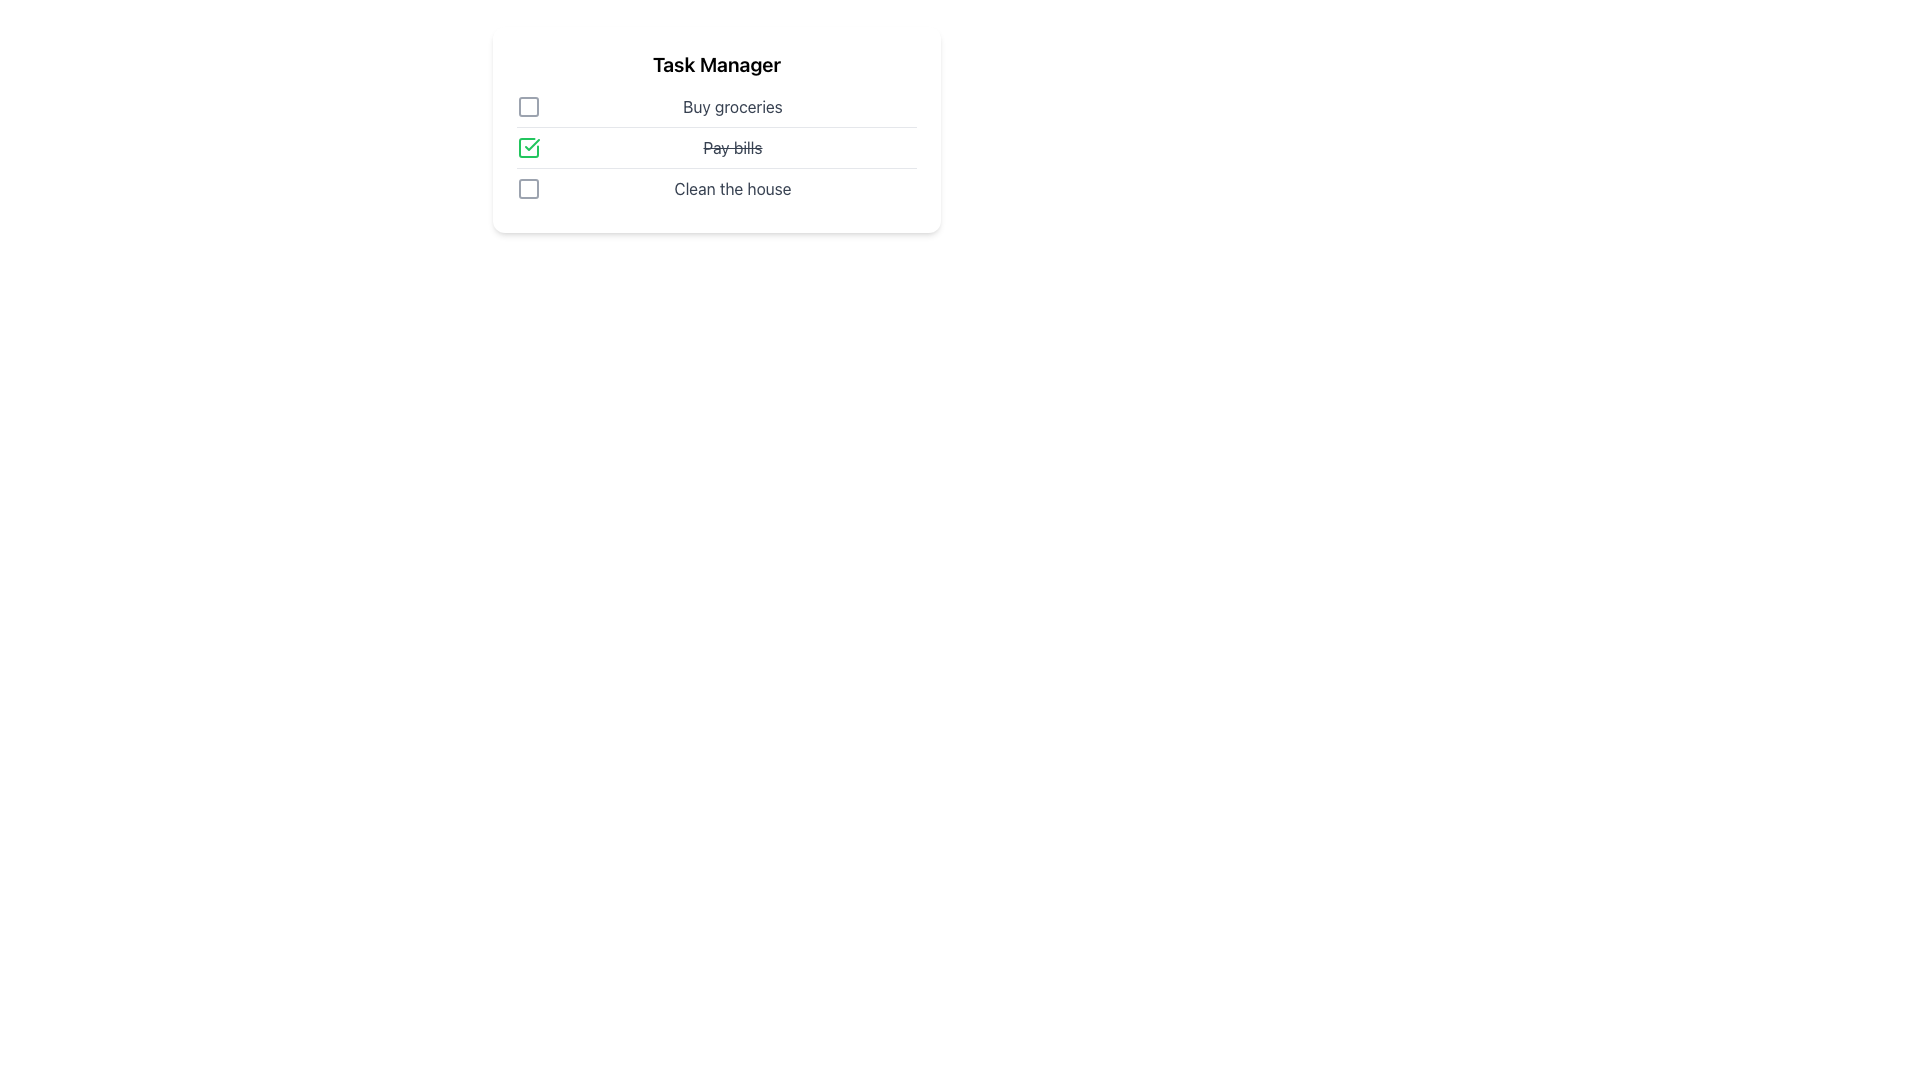 The width and height of the screenshot is (1920, 1080). Describe the element at coordinates (716, 111) in the screenshot. I see `the first task item in the task manager interface` at that location.